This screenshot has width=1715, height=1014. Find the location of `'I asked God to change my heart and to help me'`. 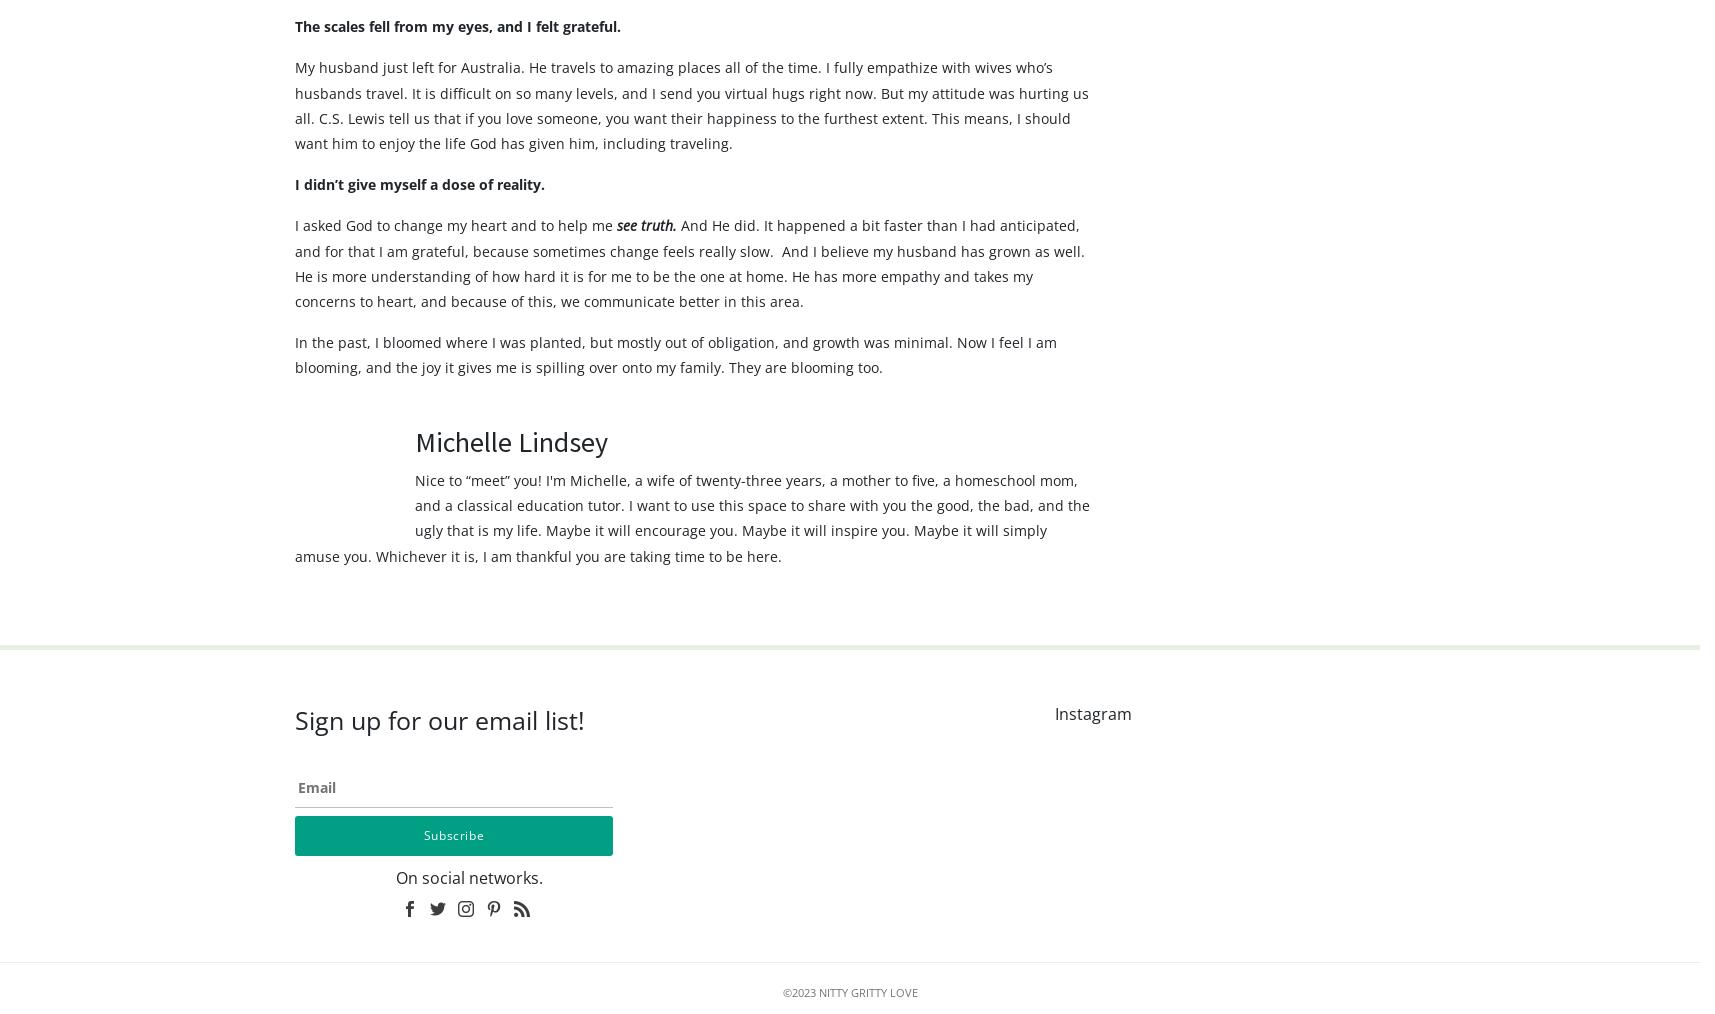

'I asked God to change my heart and to help me' is located at coordinates (456, 264).